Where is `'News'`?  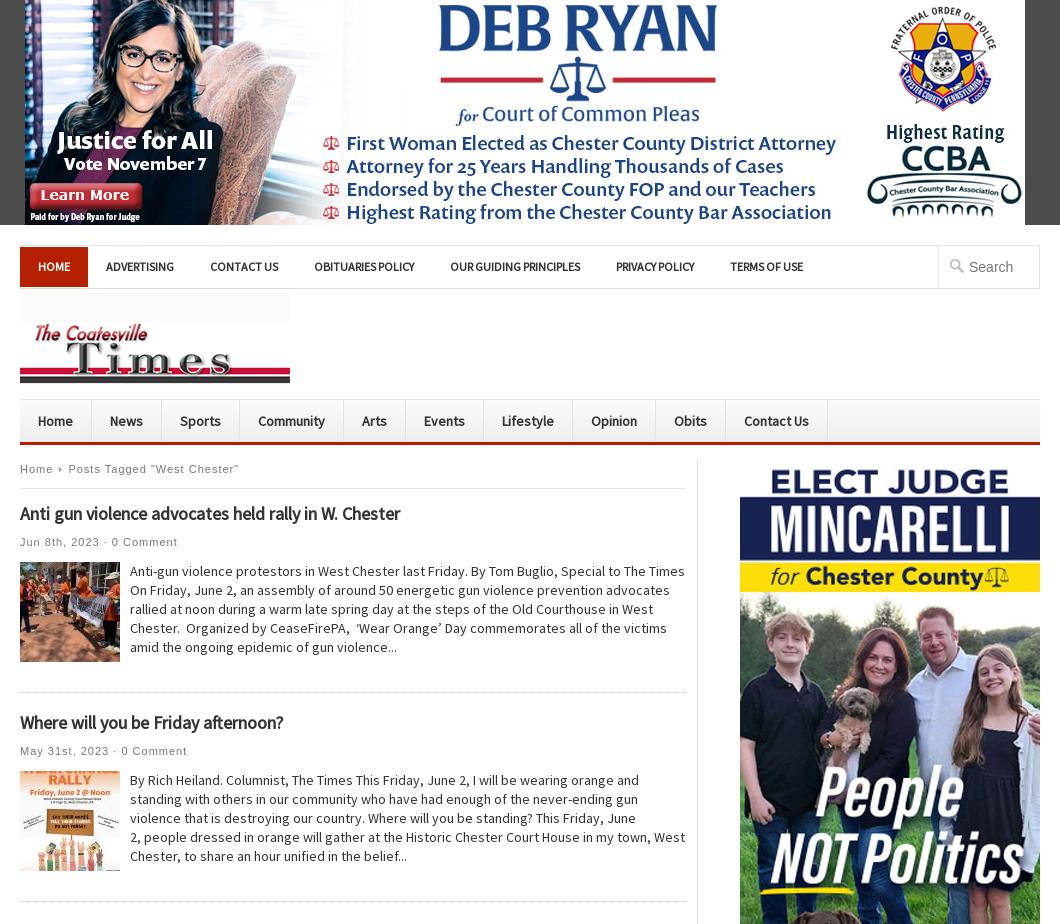
'News' is located at coordinates (126, 420).